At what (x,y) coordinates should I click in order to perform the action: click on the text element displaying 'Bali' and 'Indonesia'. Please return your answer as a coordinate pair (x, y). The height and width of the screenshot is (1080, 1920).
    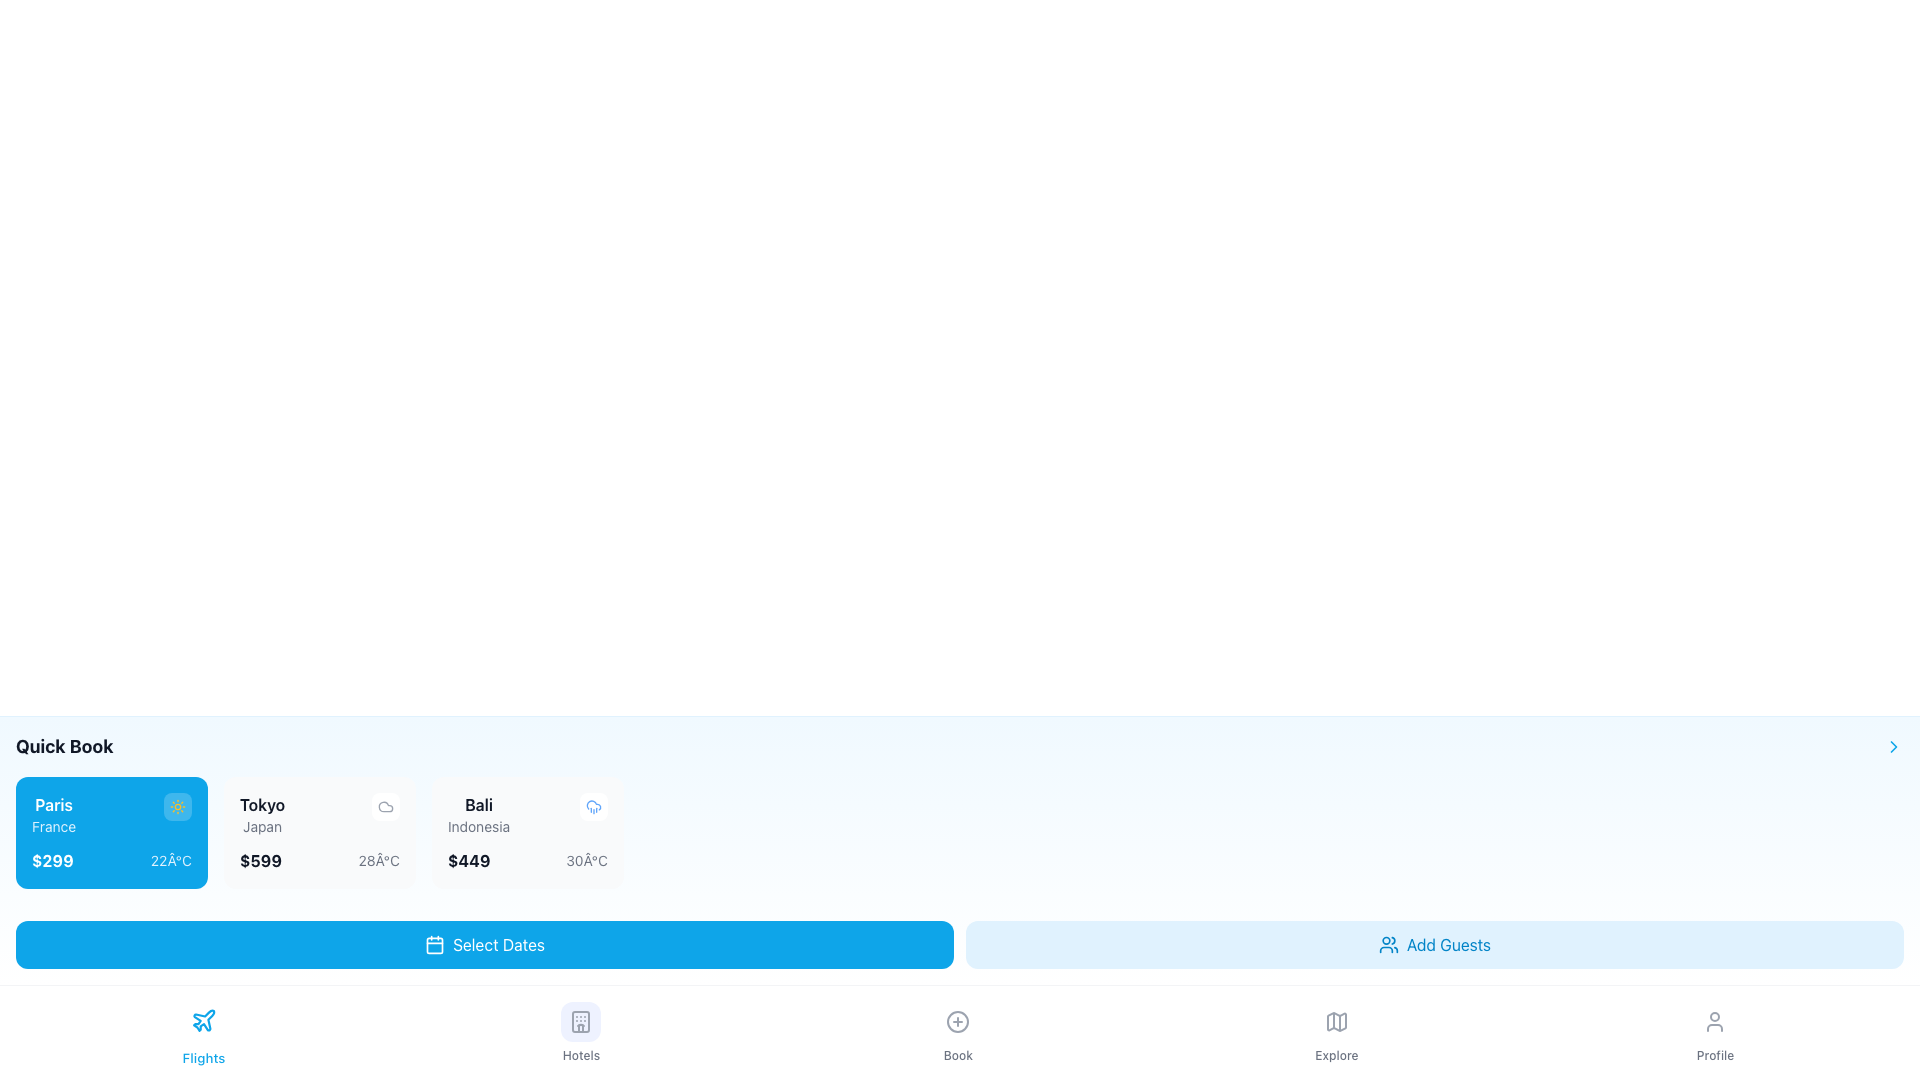
    Looking at the image, I should click on (478, 814).